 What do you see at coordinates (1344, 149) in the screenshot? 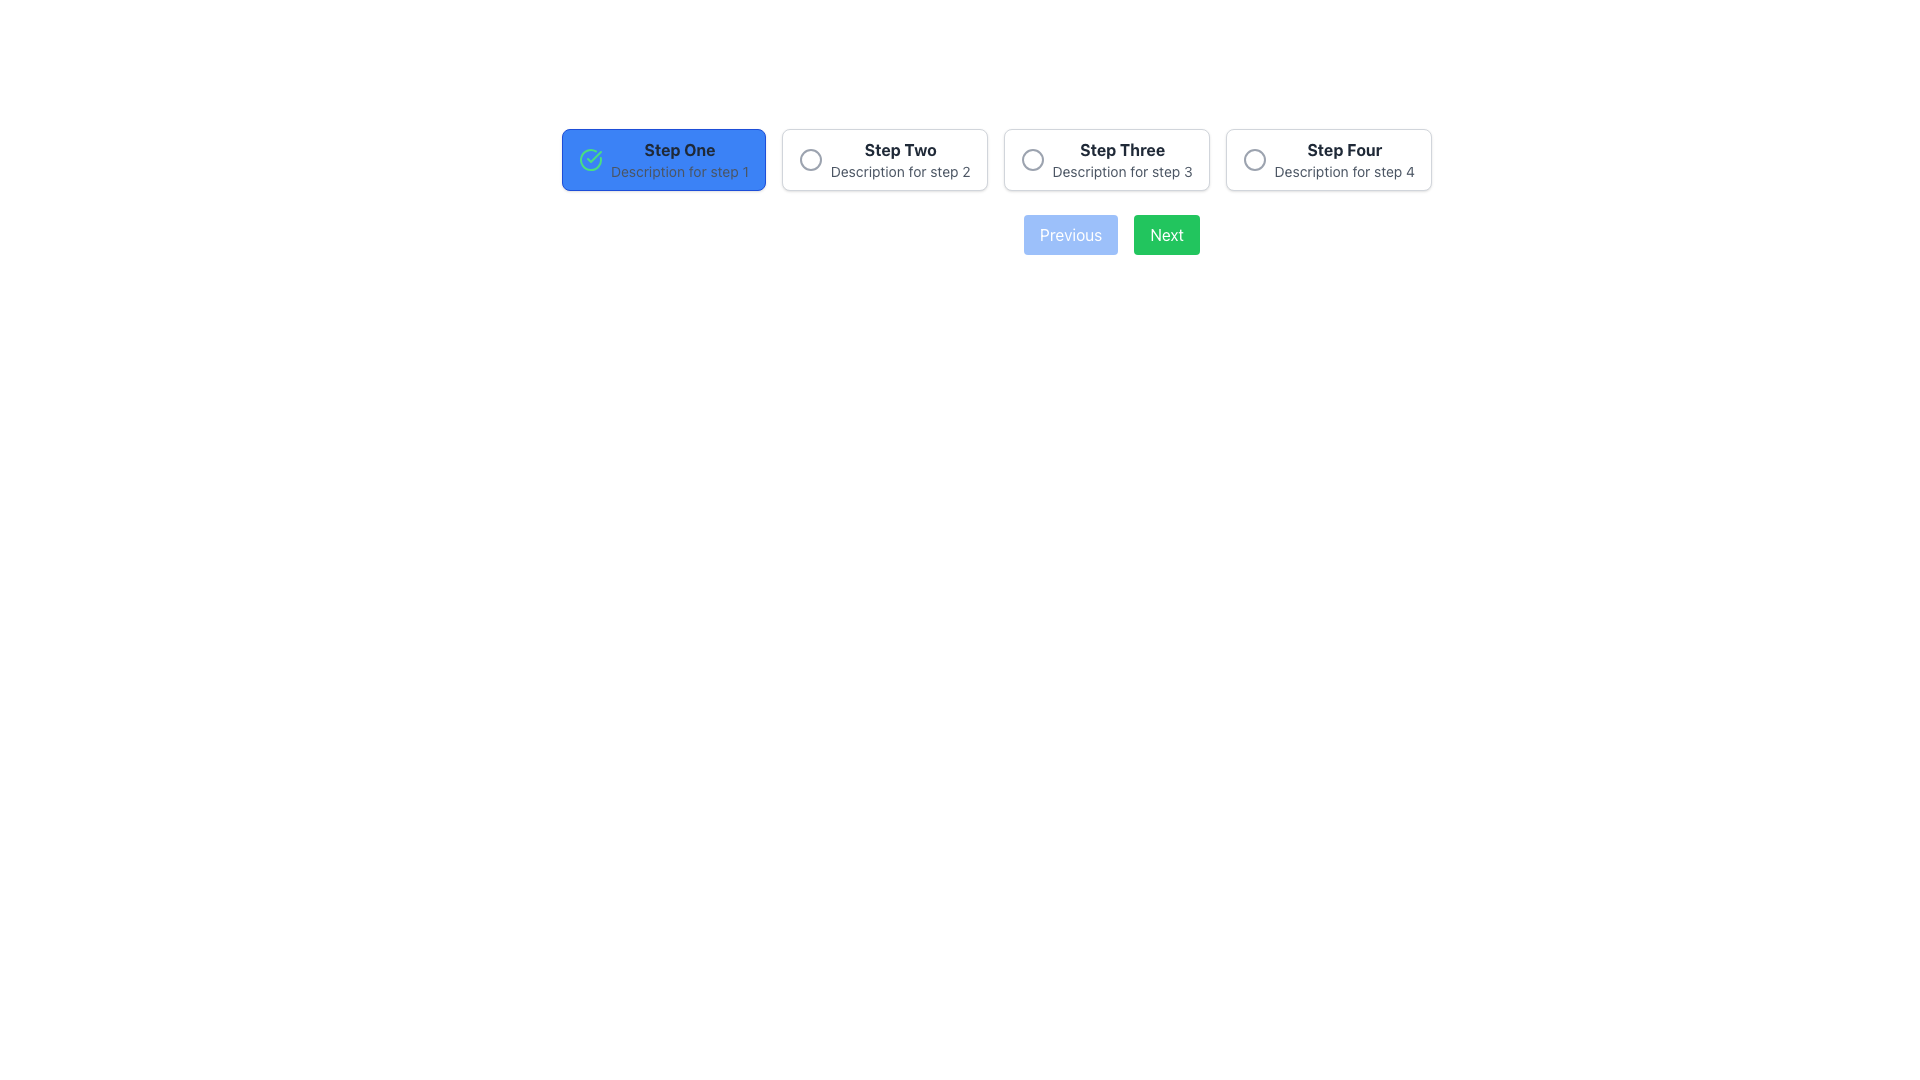
I see `the bold text label displaying 'Step Four' in dark gray, which is the fourth step in a row of labeled steps, located above the descriptive text 'Description for step 4'` at bounding box center [1344, 149].